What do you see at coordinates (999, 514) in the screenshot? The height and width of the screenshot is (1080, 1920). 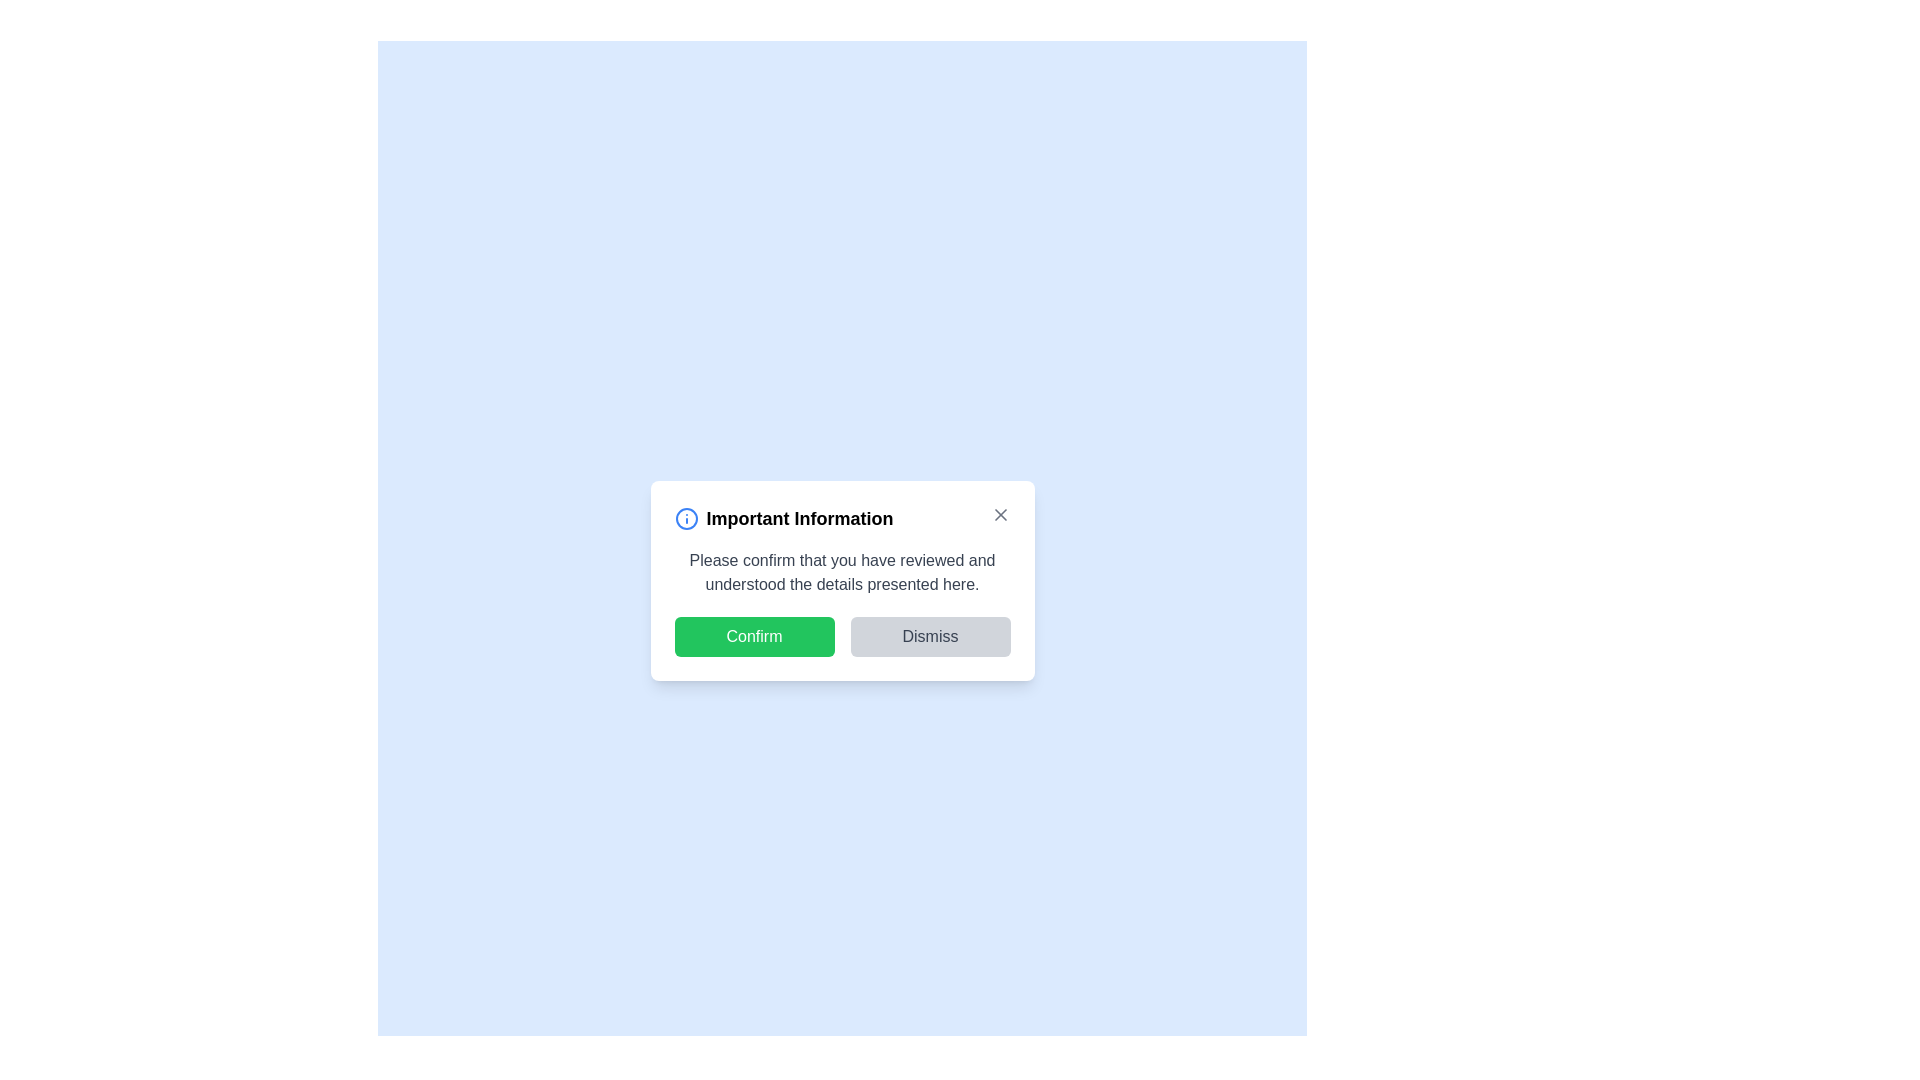 I see `the dismissal button located in the top-right corner of the modal header` at bounding box center [999, 514].